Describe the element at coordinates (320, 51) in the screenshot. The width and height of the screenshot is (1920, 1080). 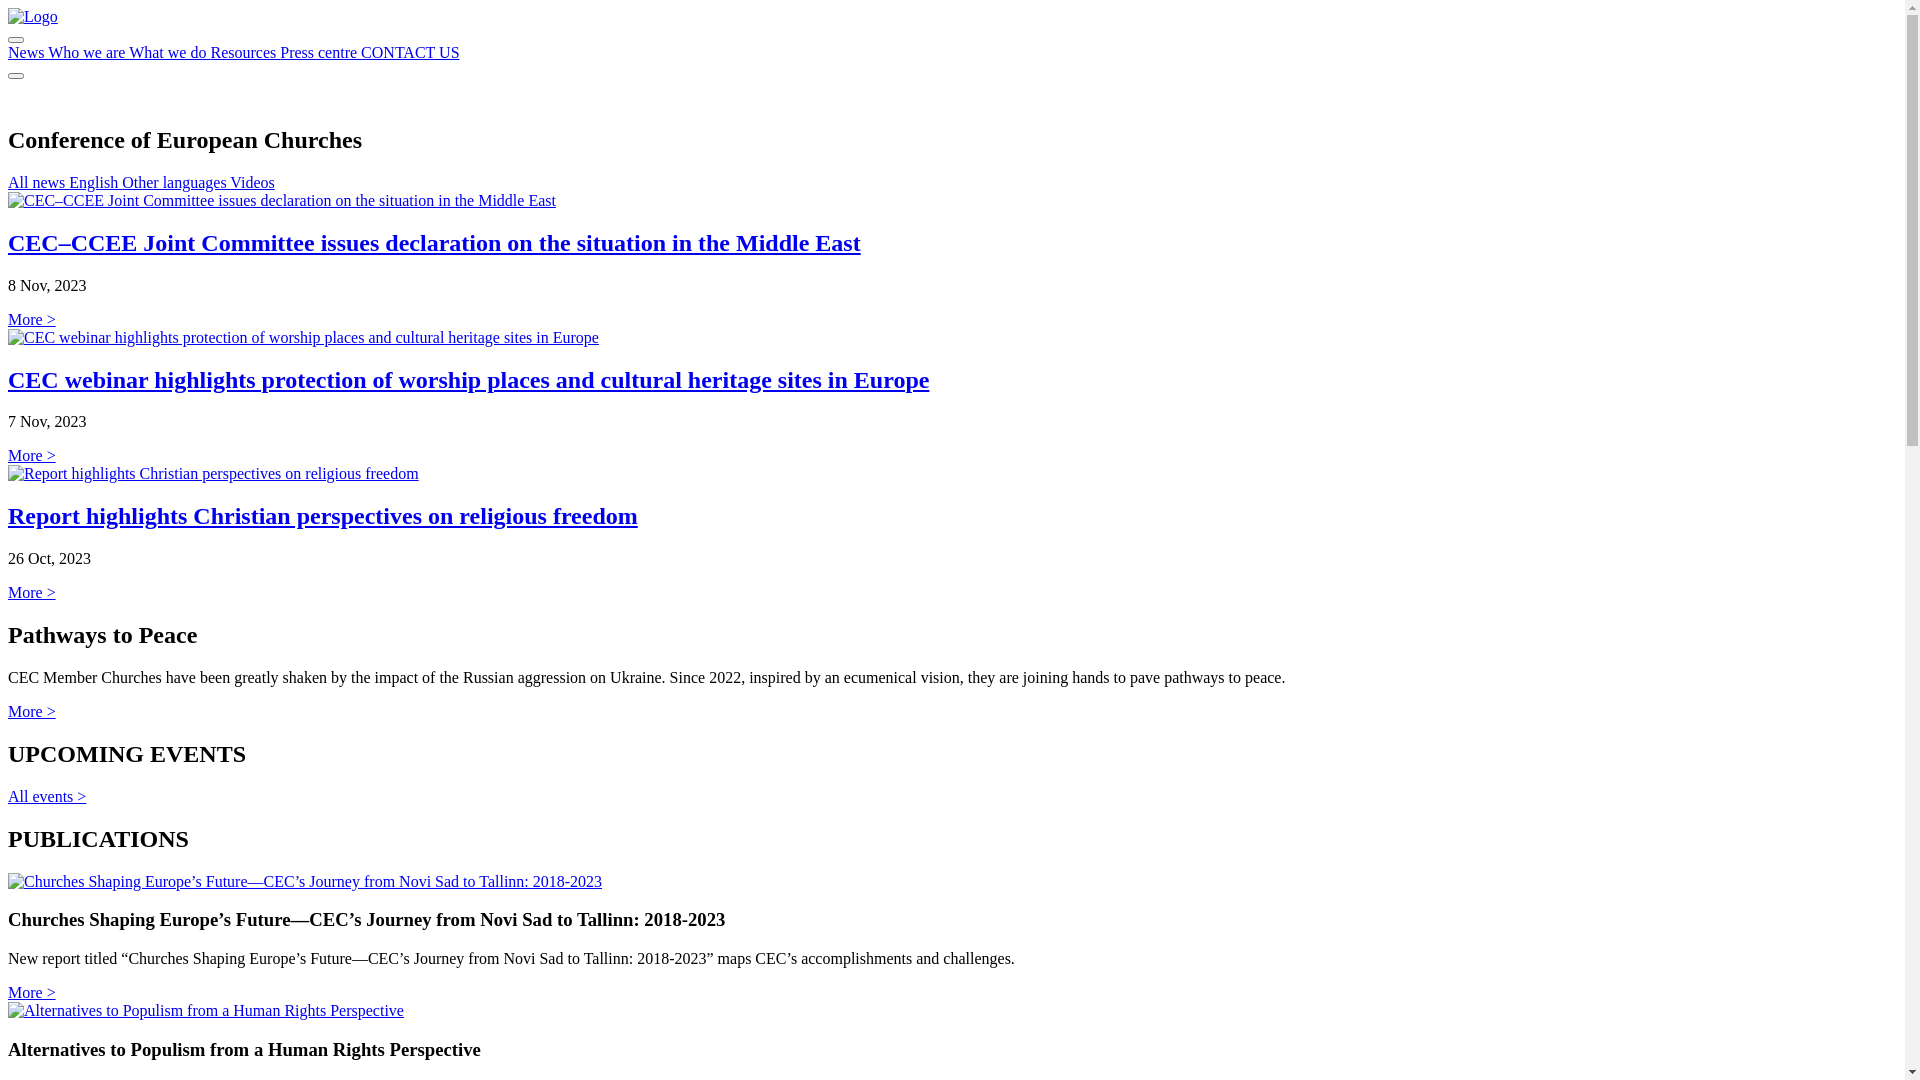
I see `'Press centre'` at that location.